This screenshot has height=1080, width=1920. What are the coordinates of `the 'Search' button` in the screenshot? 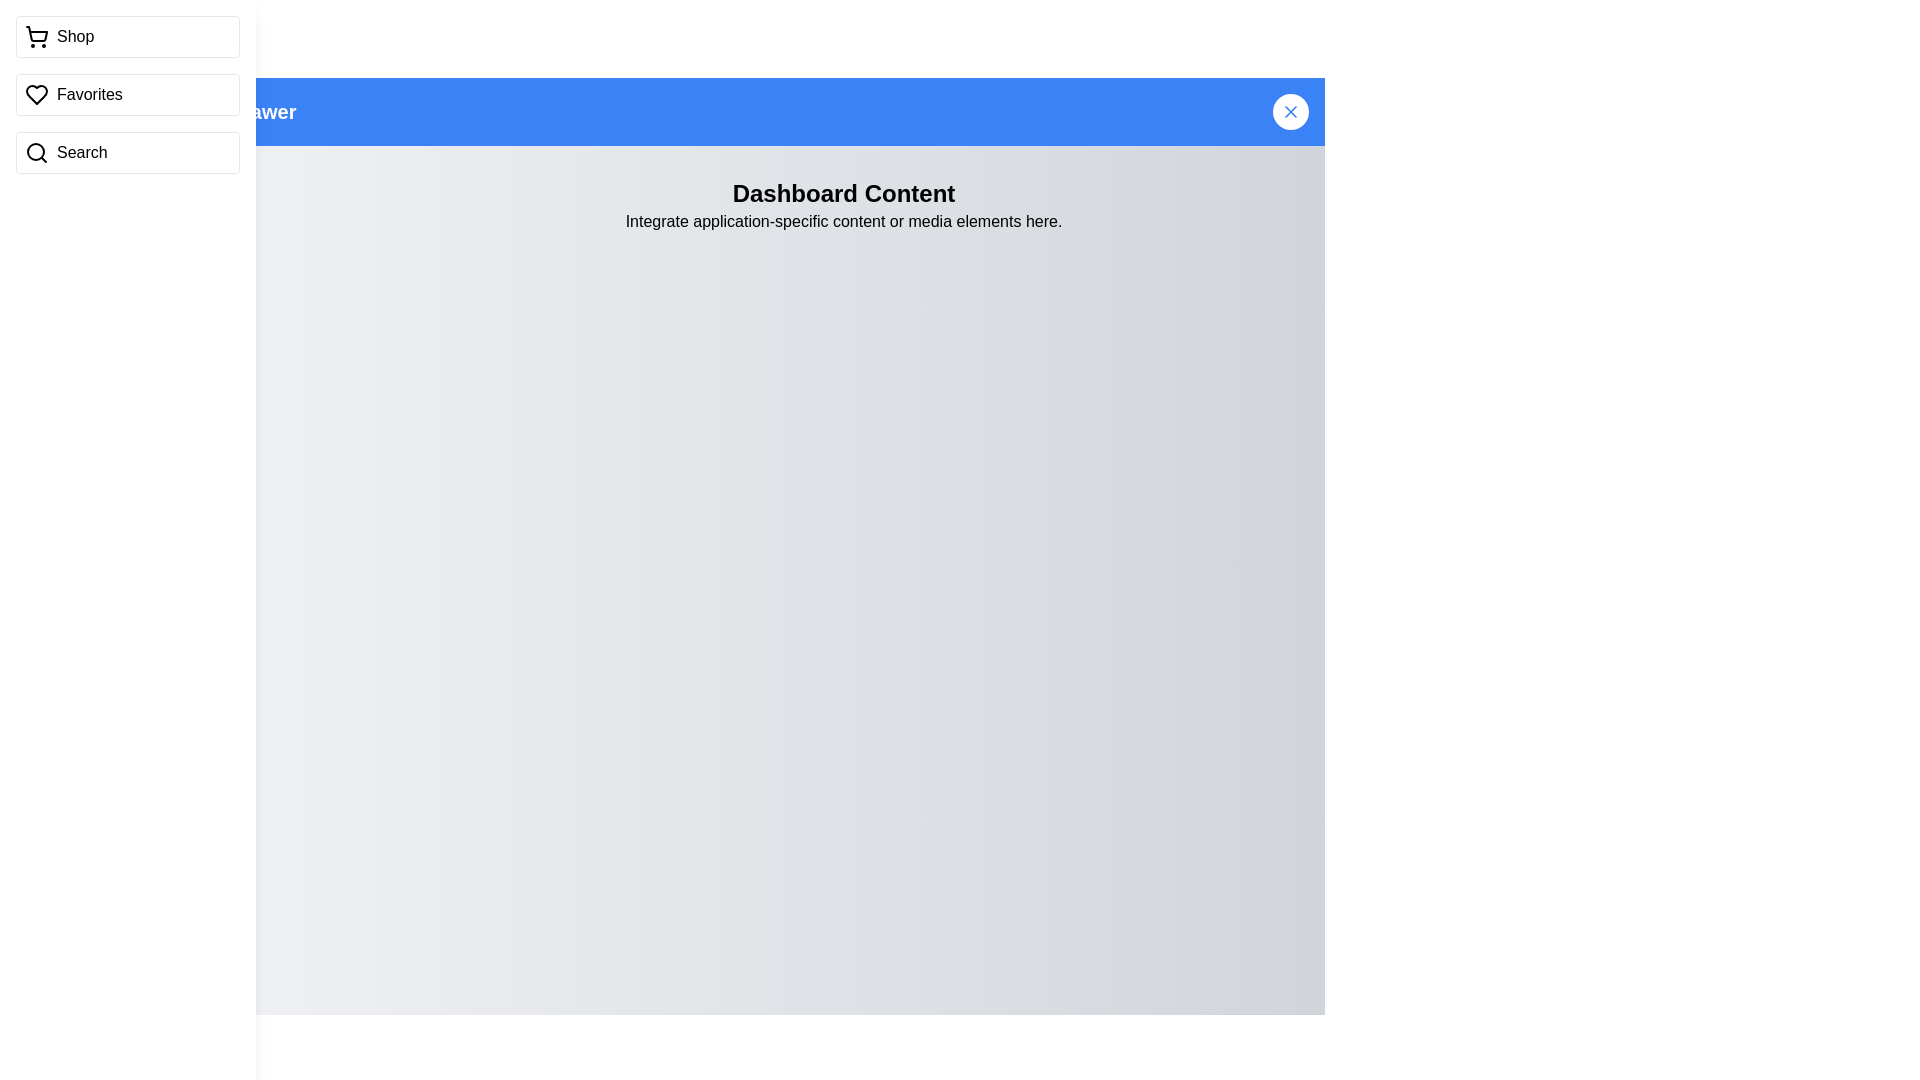 It's located at (127, 152).